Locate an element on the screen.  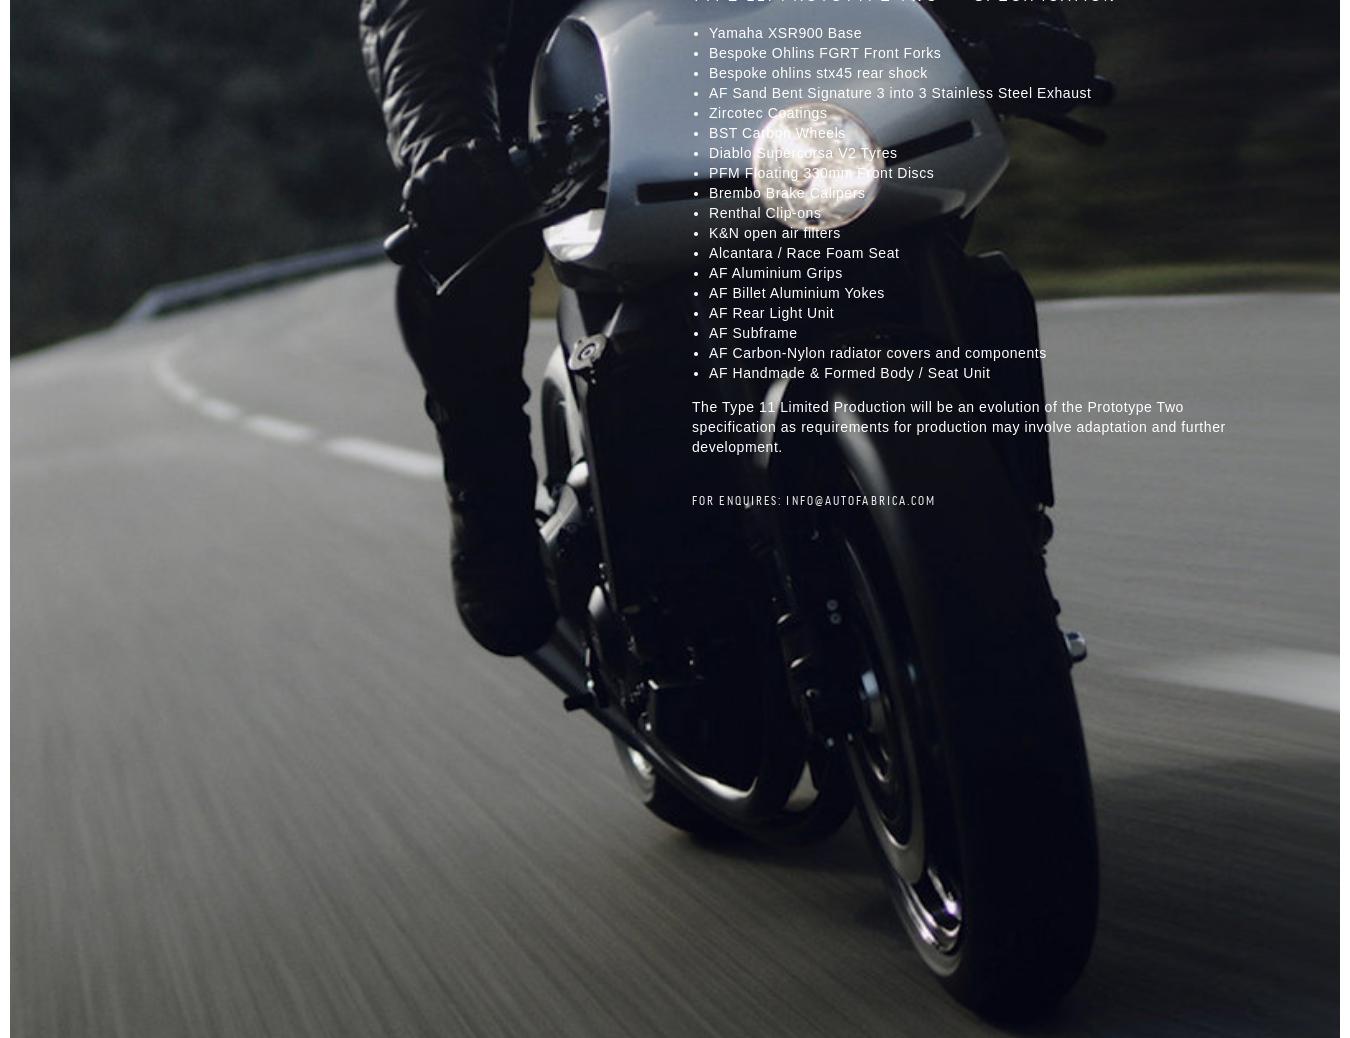
'Diablo Supercorsa V2 Tyres' is located at coordinates (708, 150).